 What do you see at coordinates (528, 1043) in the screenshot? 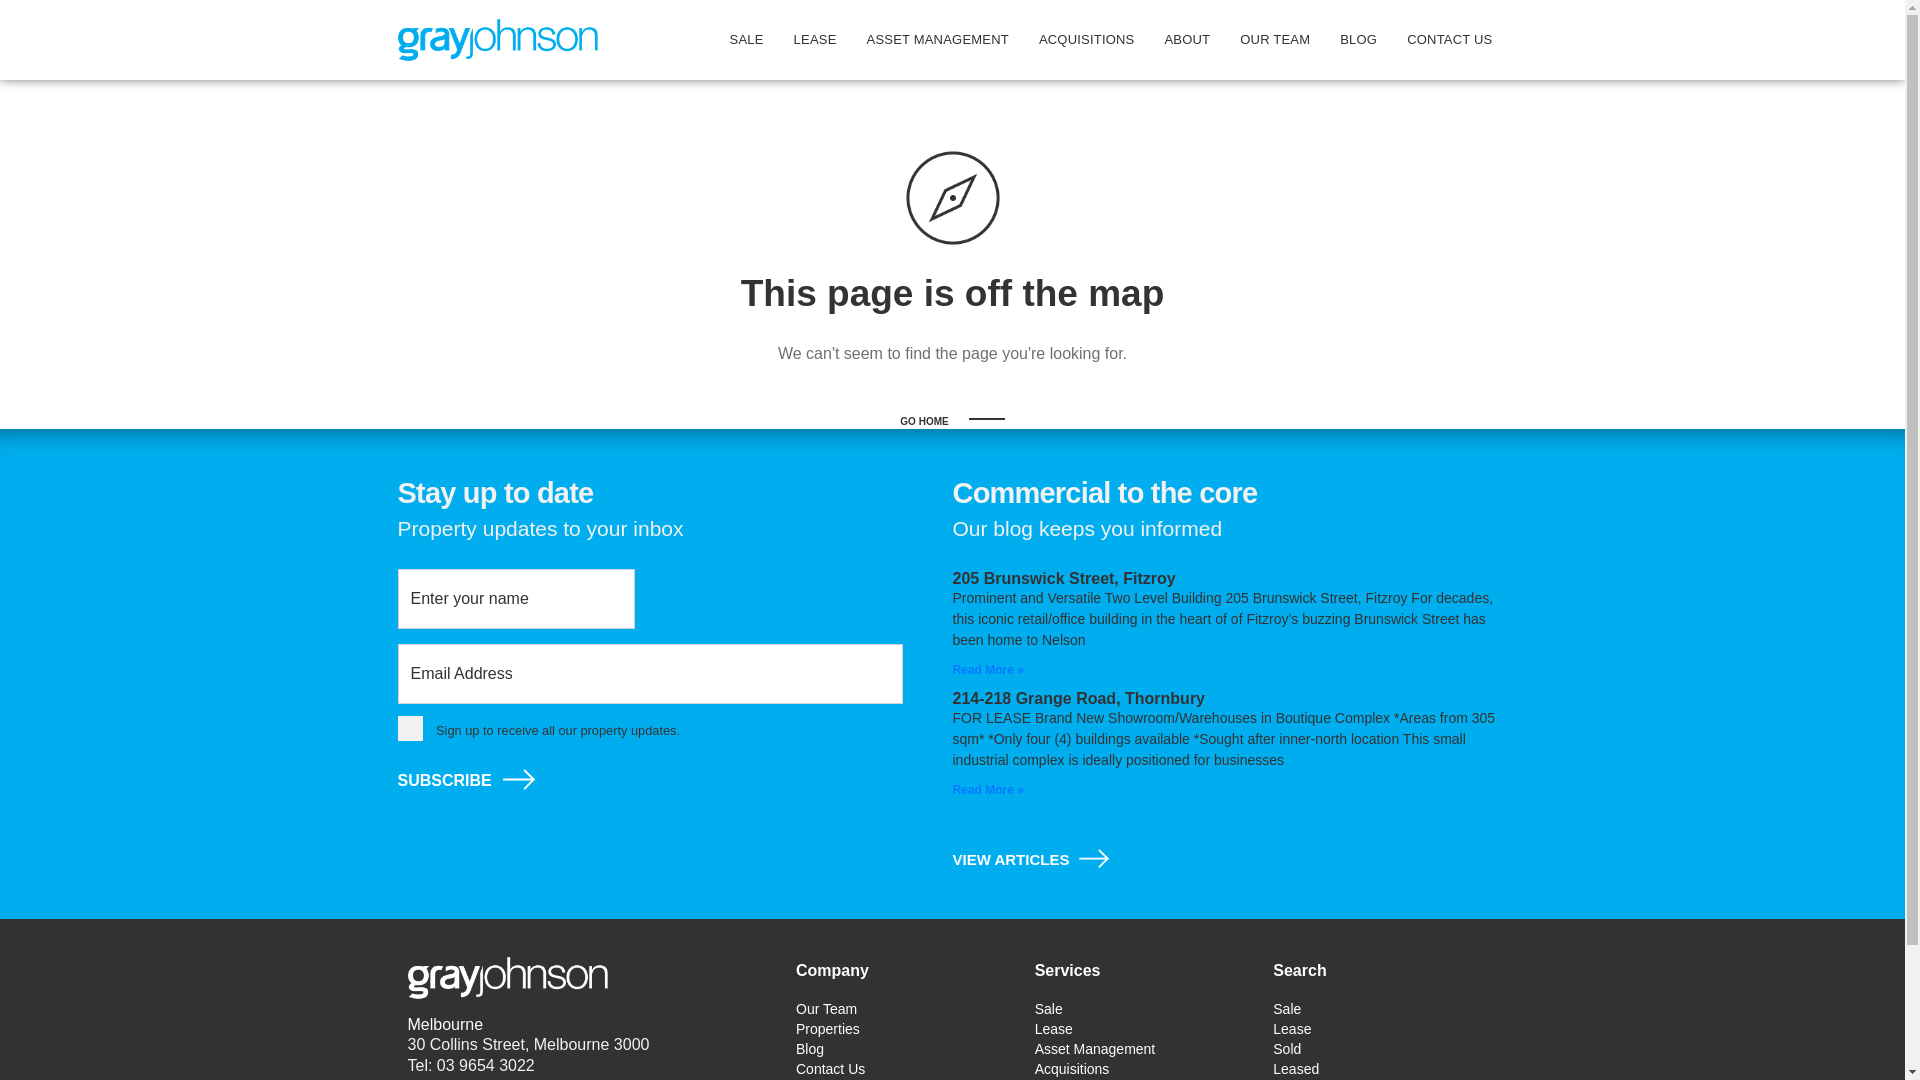
I see `'30 Collins Street, Melbourne 3000'` at bounding box center [528, 1043].